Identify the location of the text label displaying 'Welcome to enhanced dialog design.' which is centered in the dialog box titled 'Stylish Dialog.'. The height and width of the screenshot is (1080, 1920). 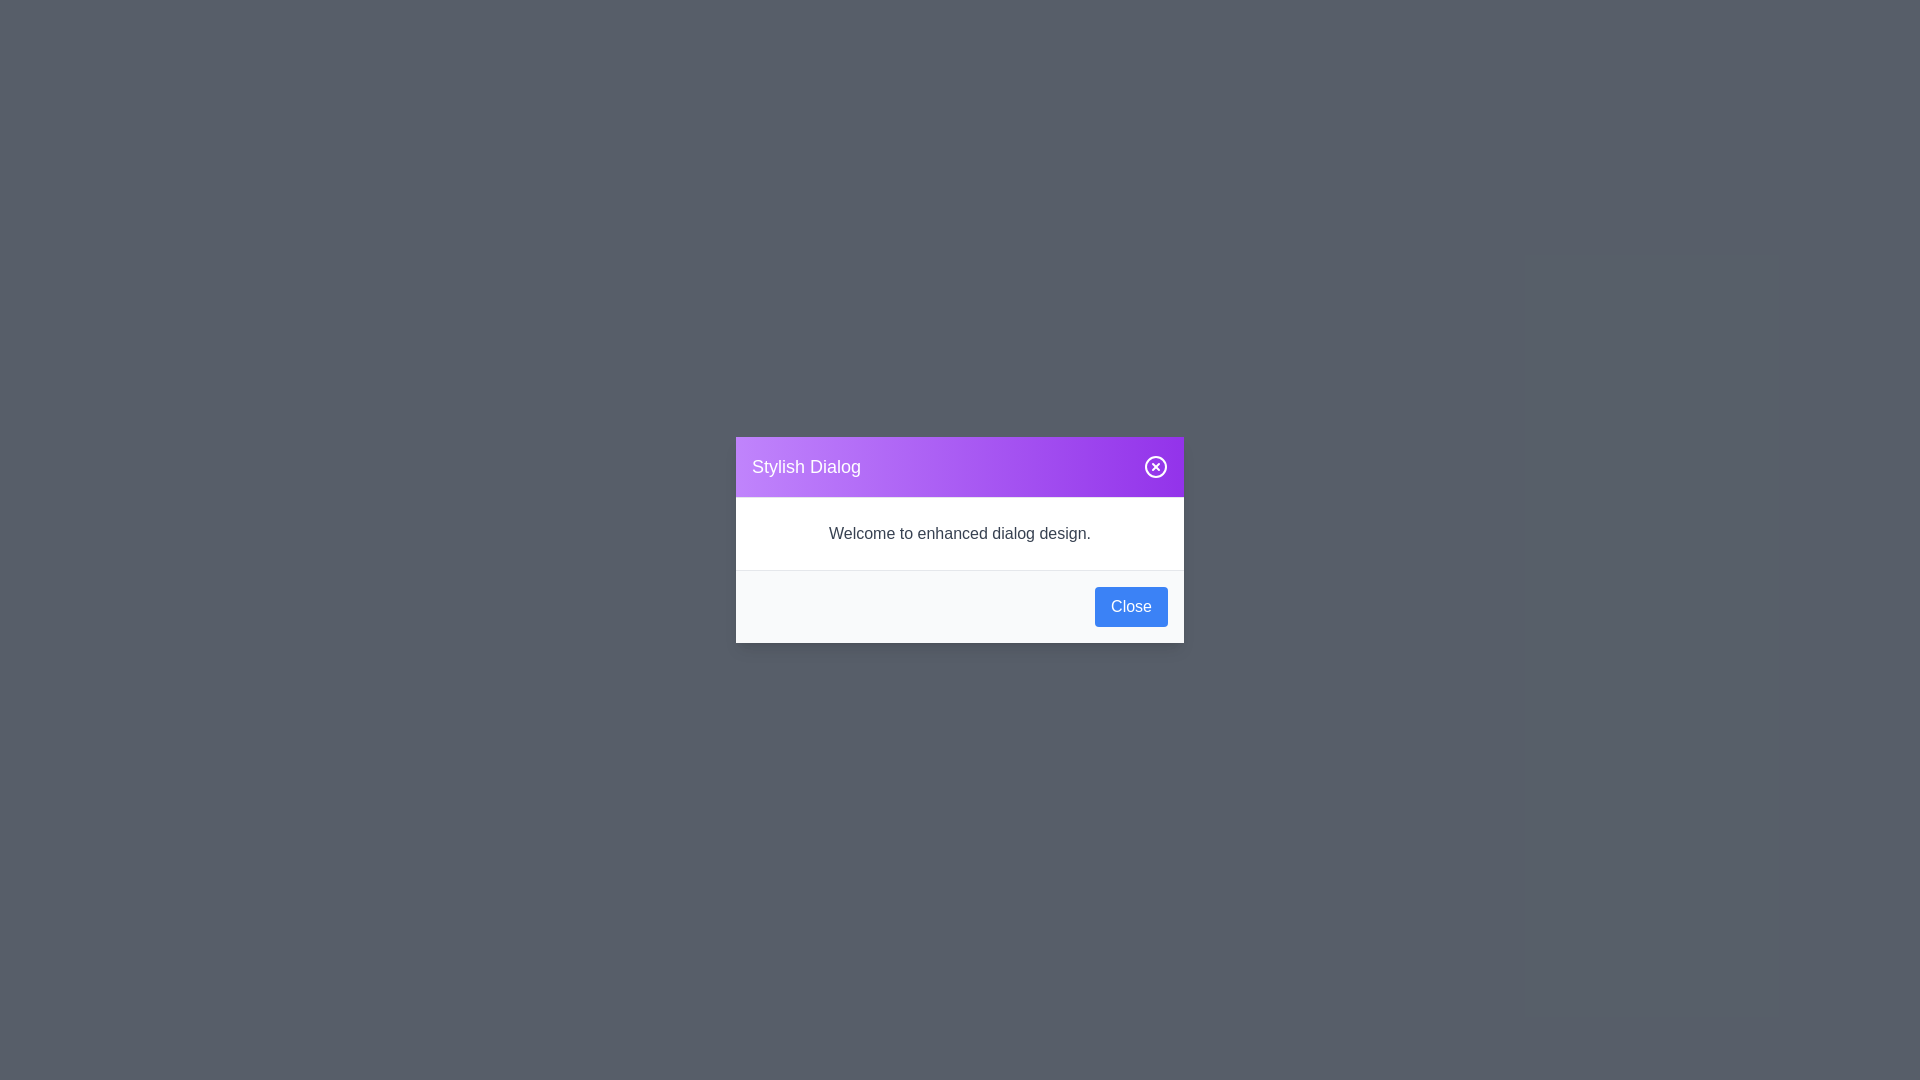
(960, 532).